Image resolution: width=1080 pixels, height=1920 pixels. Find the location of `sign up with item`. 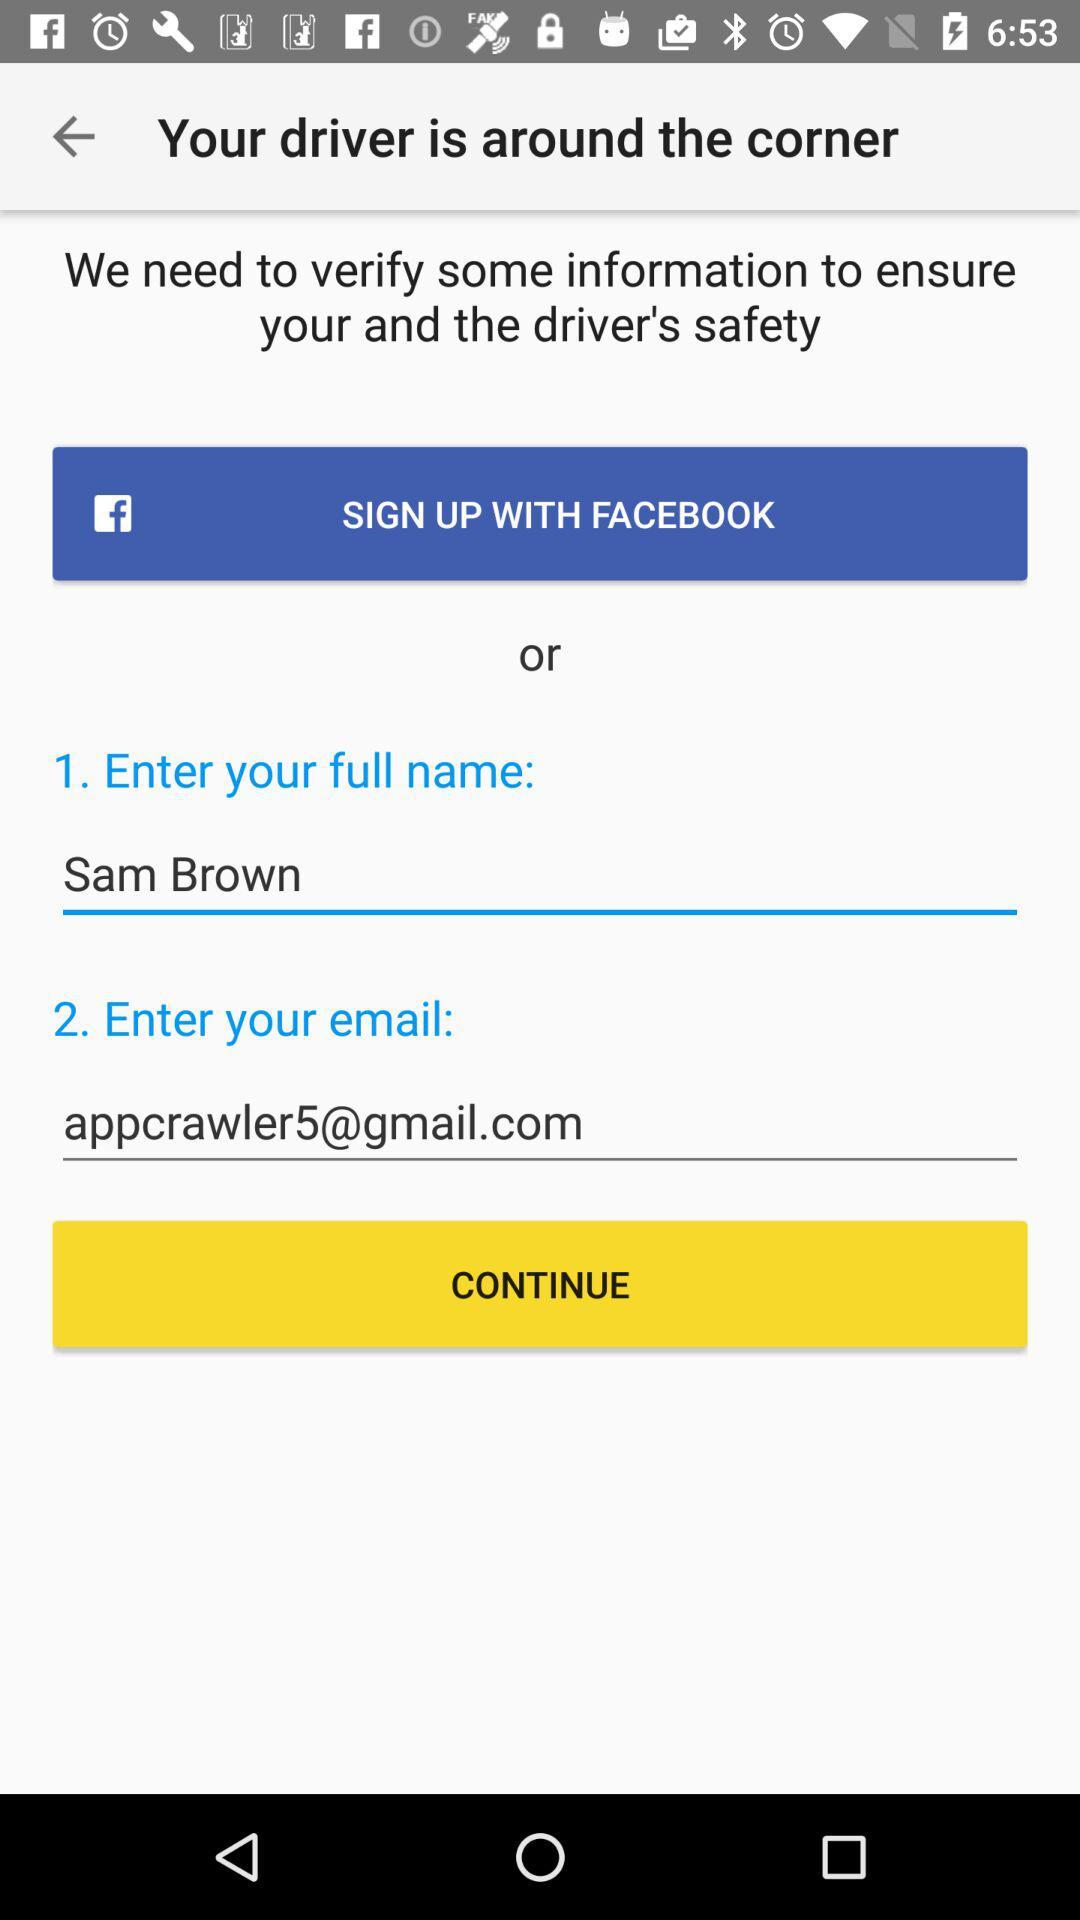

sign up with item is located at coordinates (540, 513).